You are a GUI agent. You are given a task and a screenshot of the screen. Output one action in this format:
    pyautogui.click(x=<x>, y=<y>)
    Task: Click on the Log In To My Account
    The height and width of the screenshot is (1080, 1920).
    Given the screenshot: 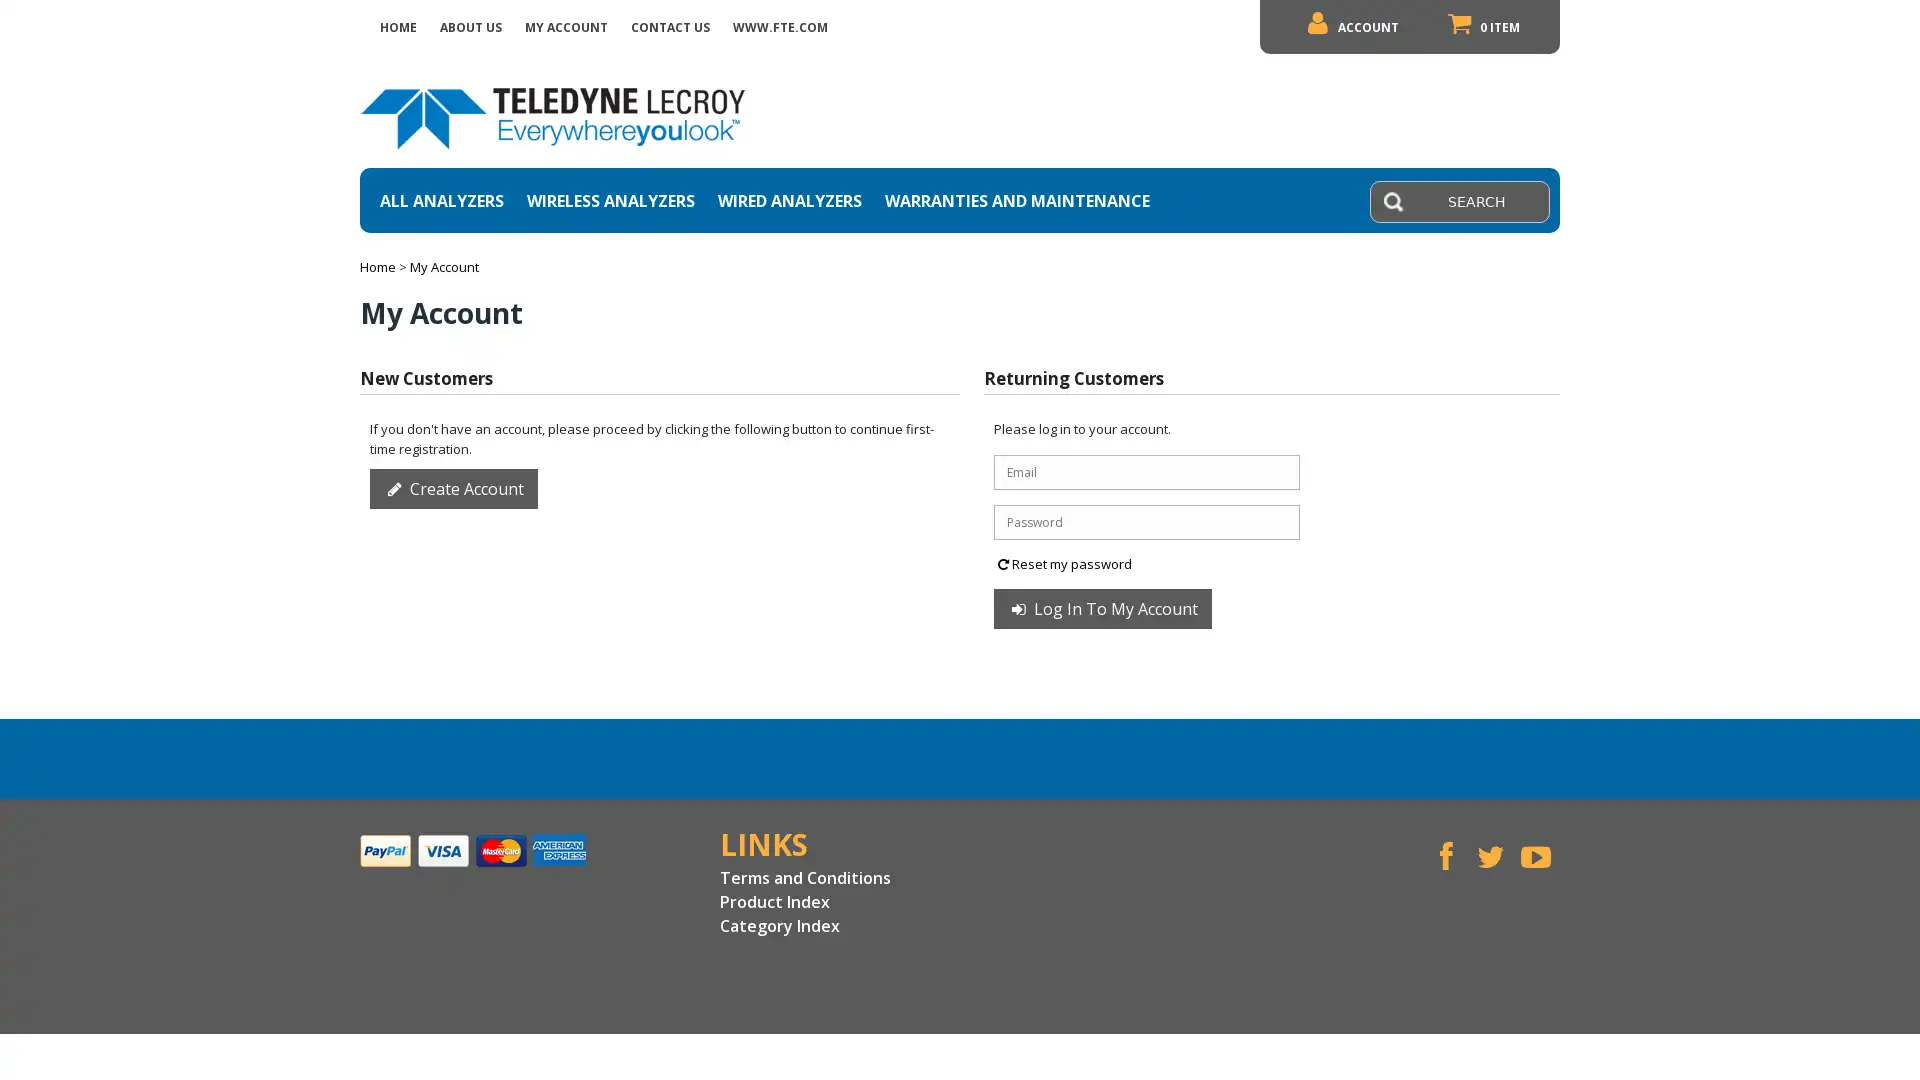 What is the action you would take?
    pyautogui.click(x=1102, y=608)
    